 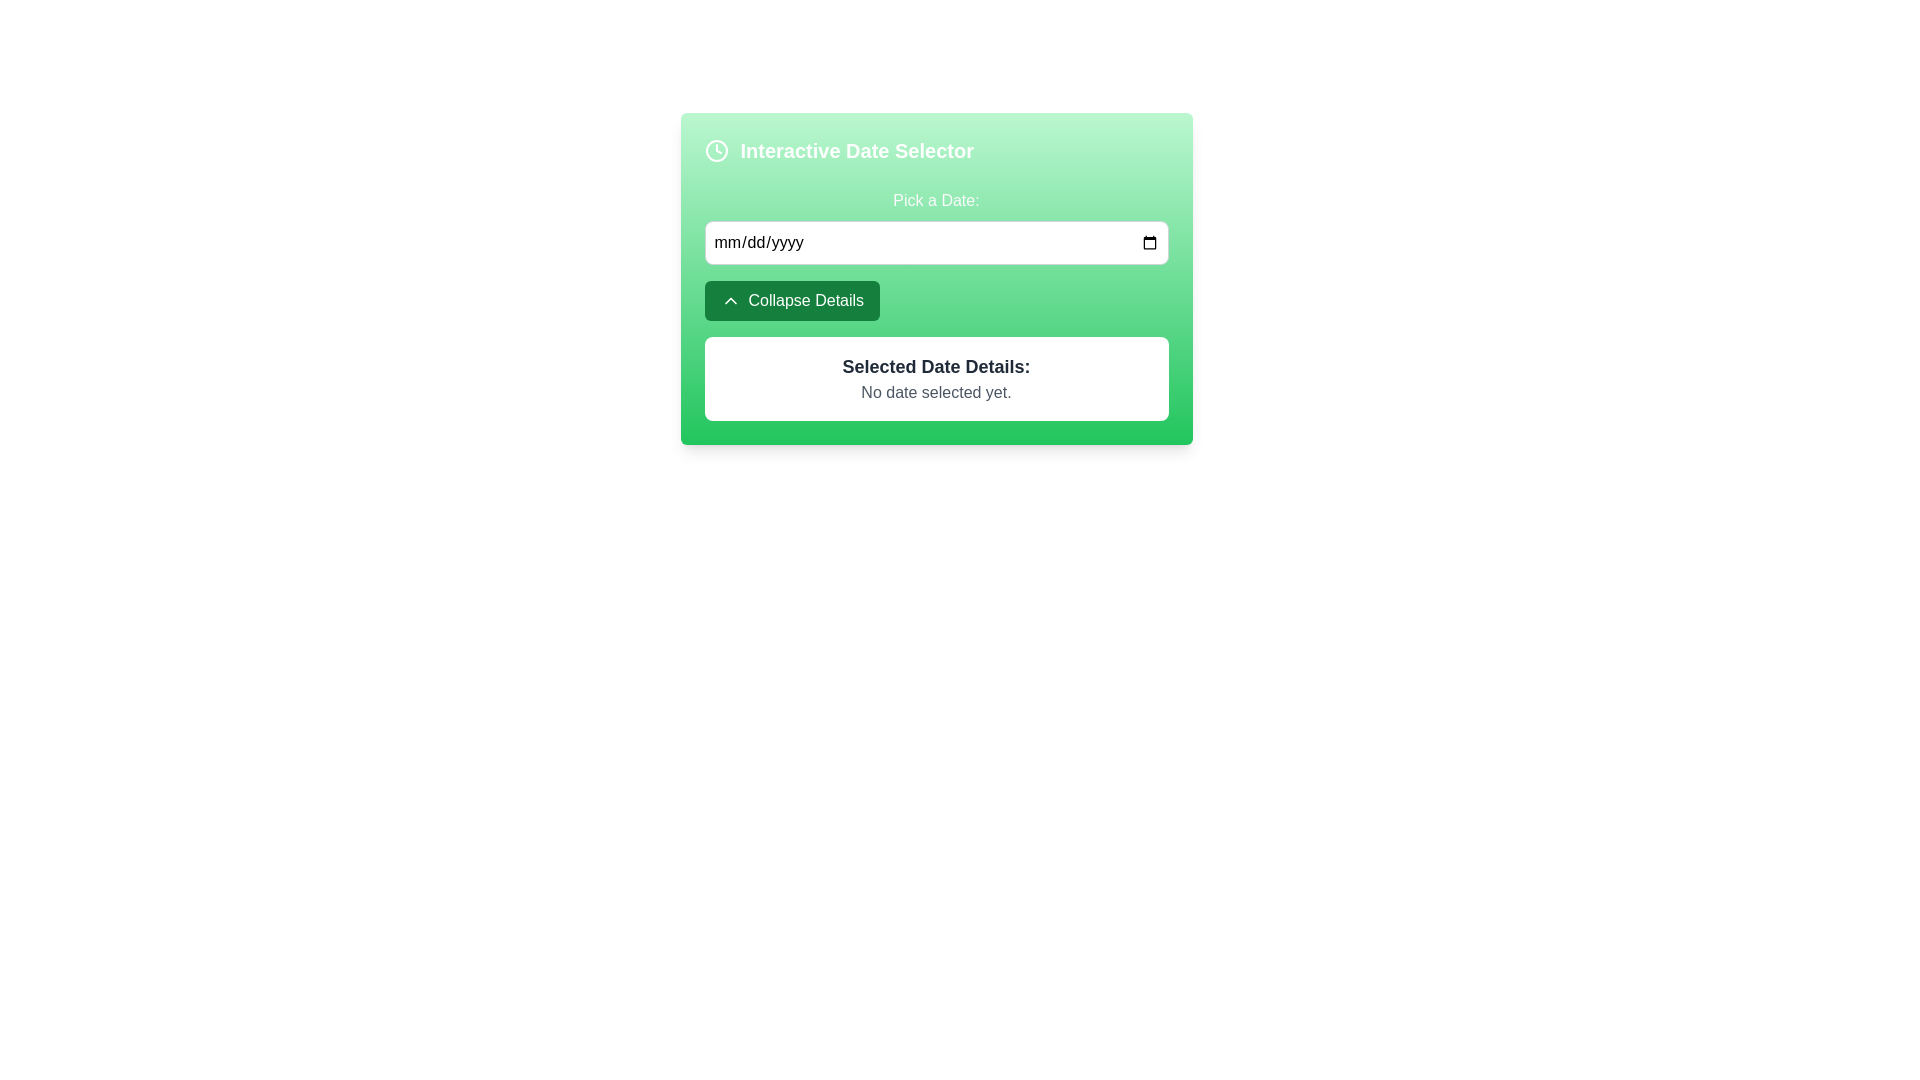 I want to click on the 'Collapse Details' button, which has a green background, white text, and an upward-facing chevron icon, located below the date input field, so click(x=791, y=300).